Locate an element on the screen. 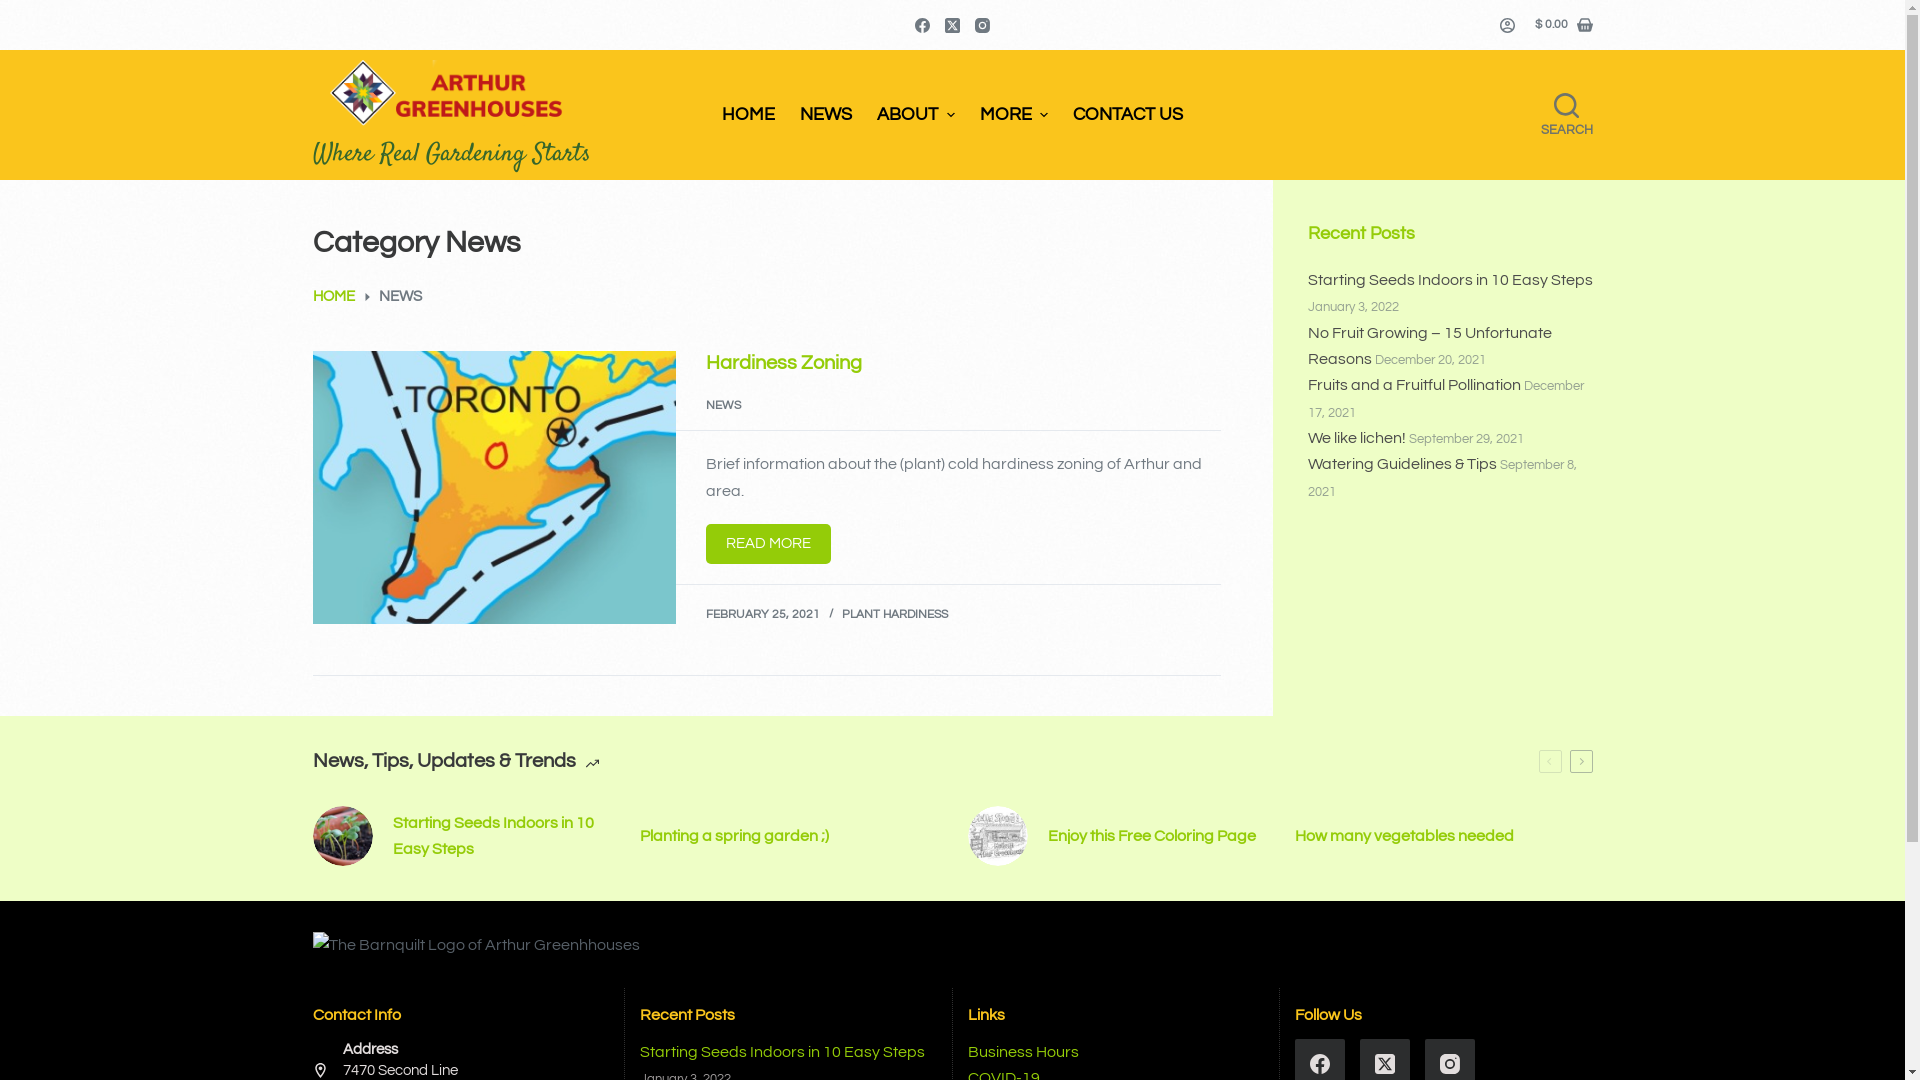 The height and width of the screenshot is (1080, 1920). 'Business Hours' is located at coordinates (968, 1051).